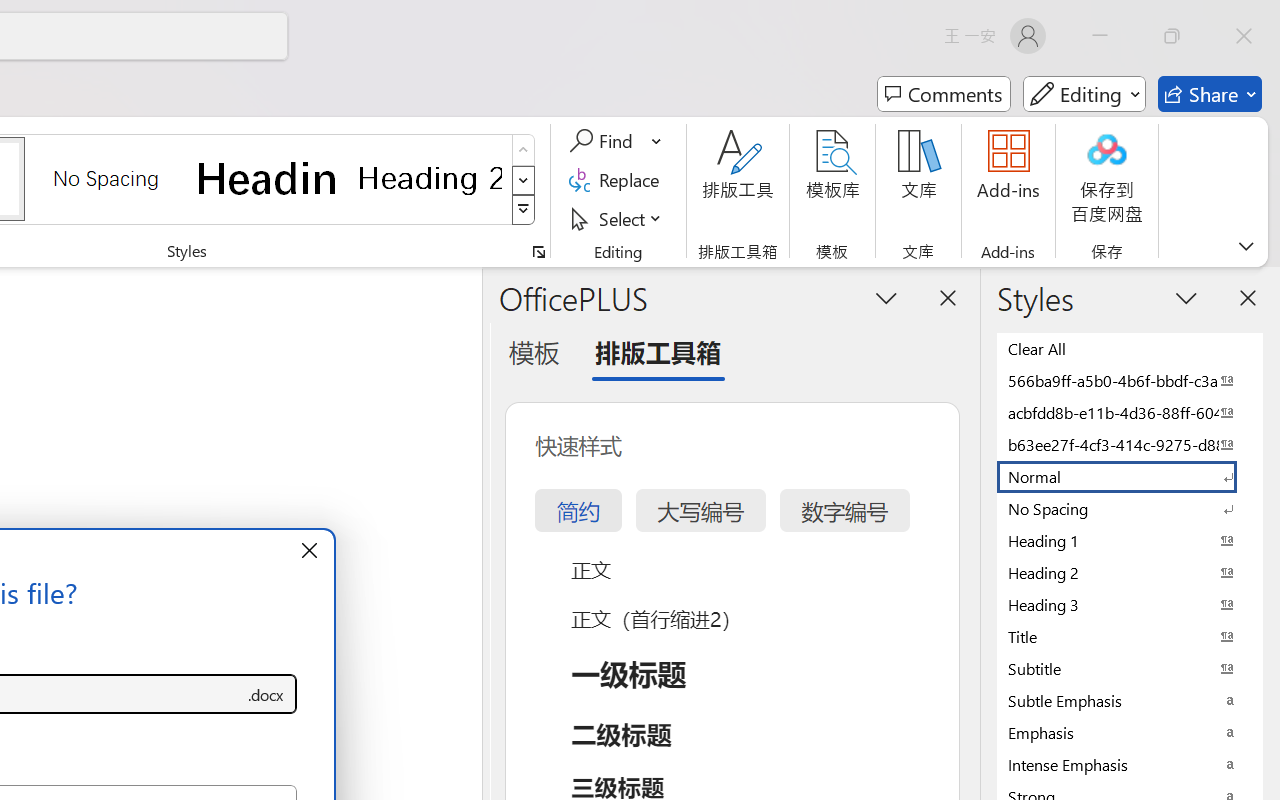  I want to click on 'Class: NetUIImage', so click(524, 210).